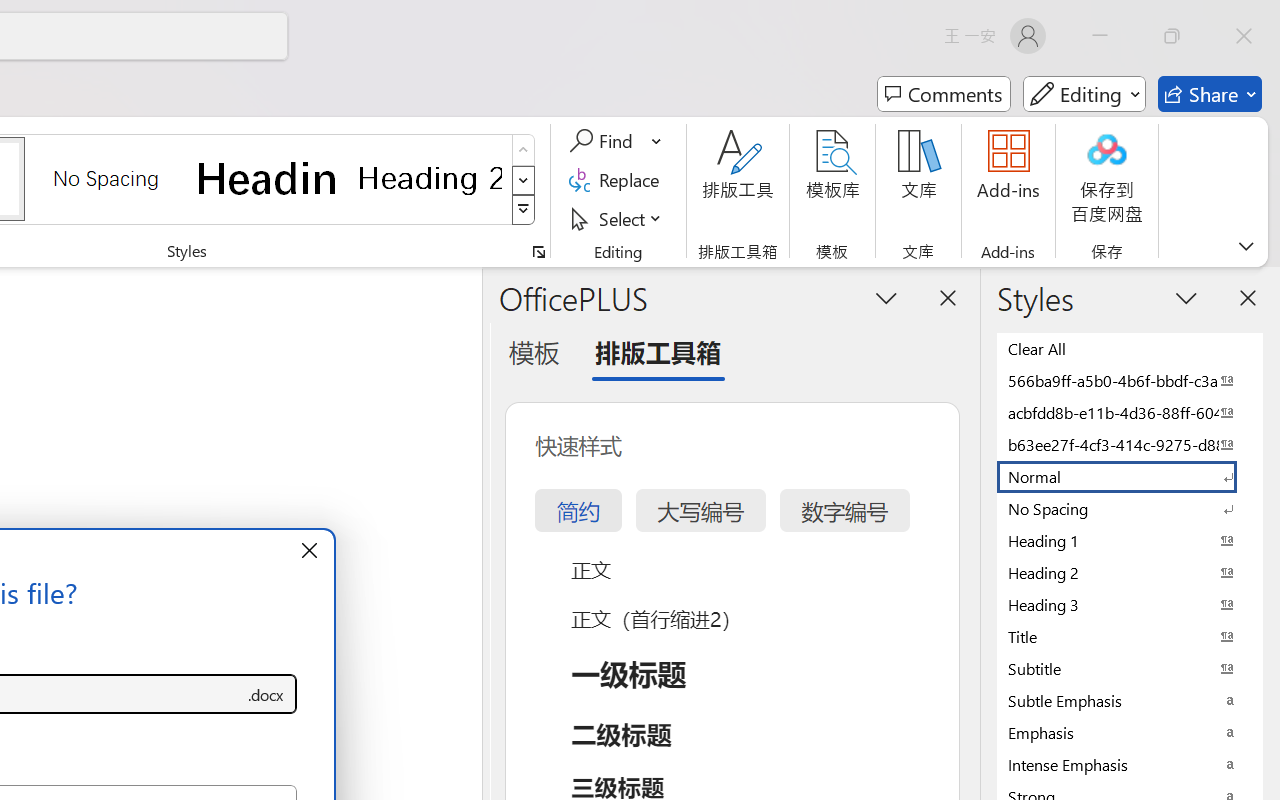  I want to click on 'Class: NetUIImage', so click(524, 210).